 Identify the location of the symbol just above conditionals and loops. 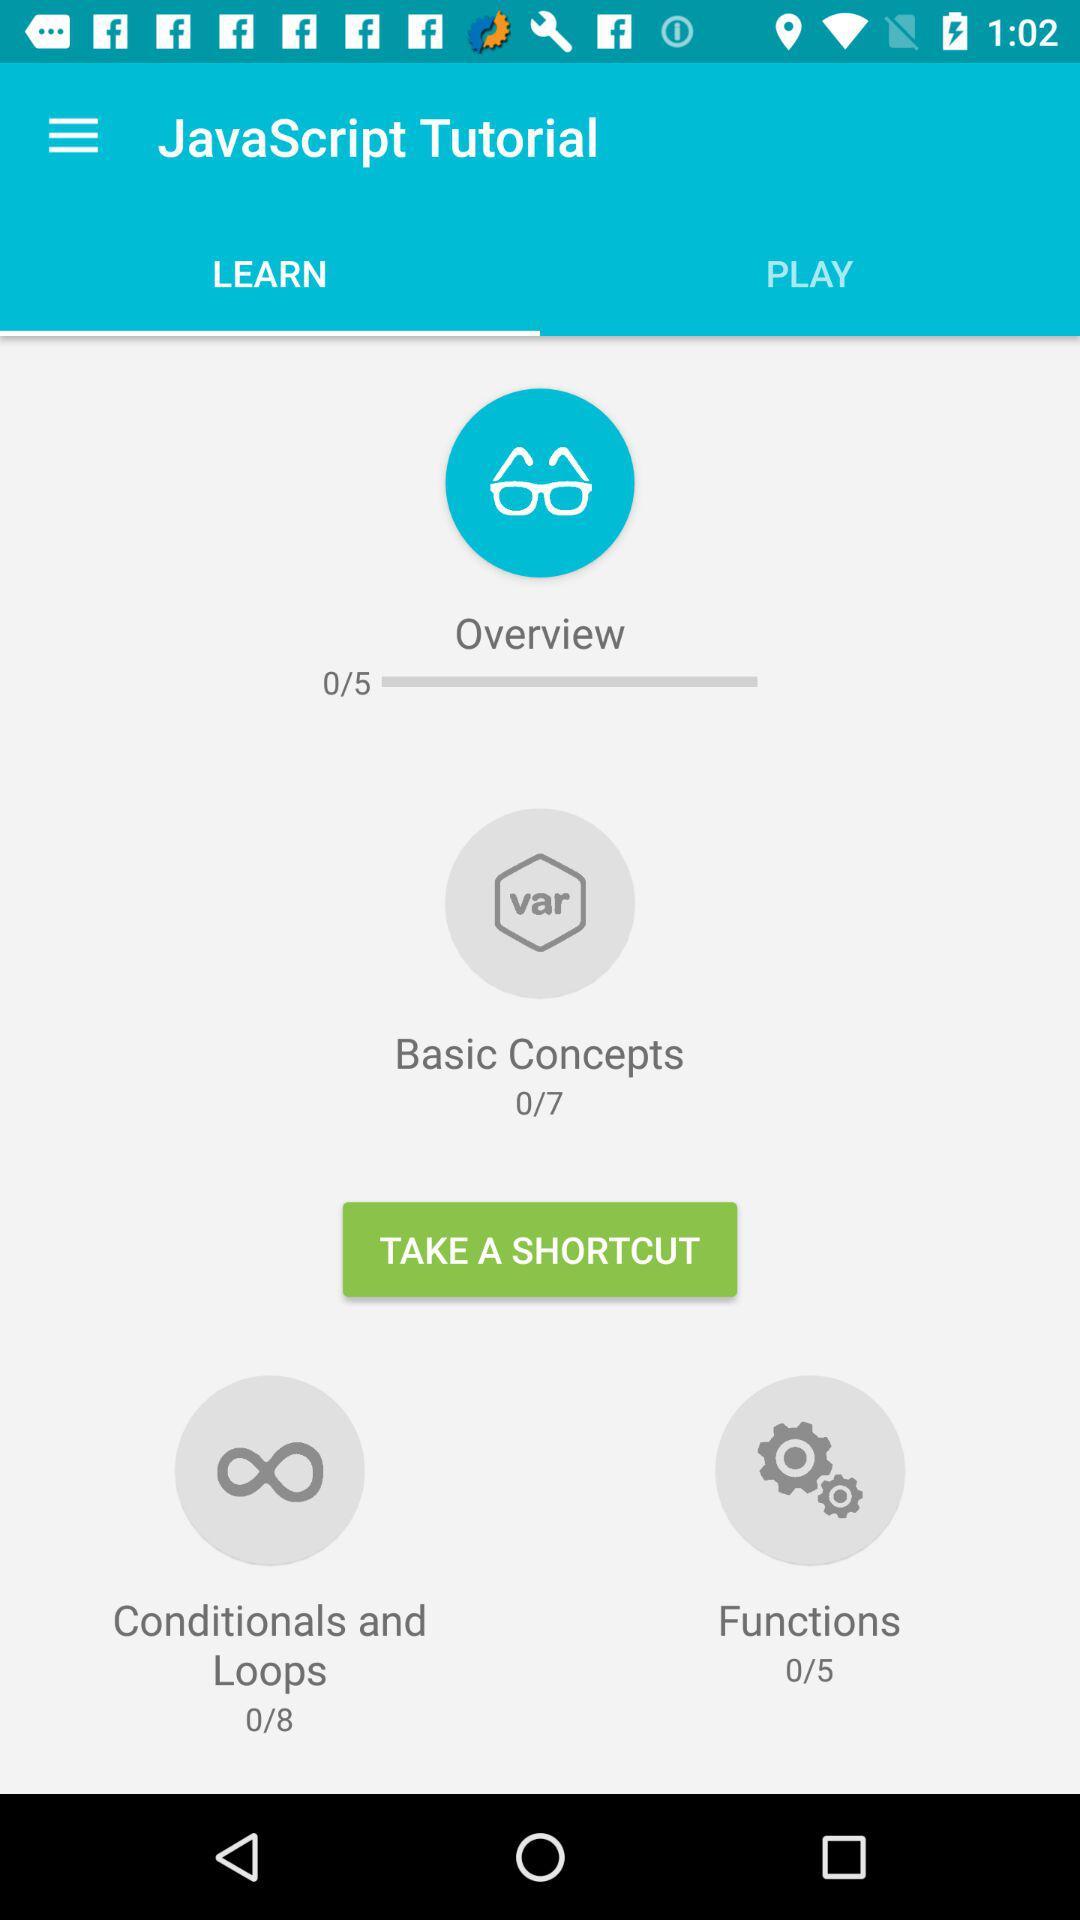
(270, 1469).